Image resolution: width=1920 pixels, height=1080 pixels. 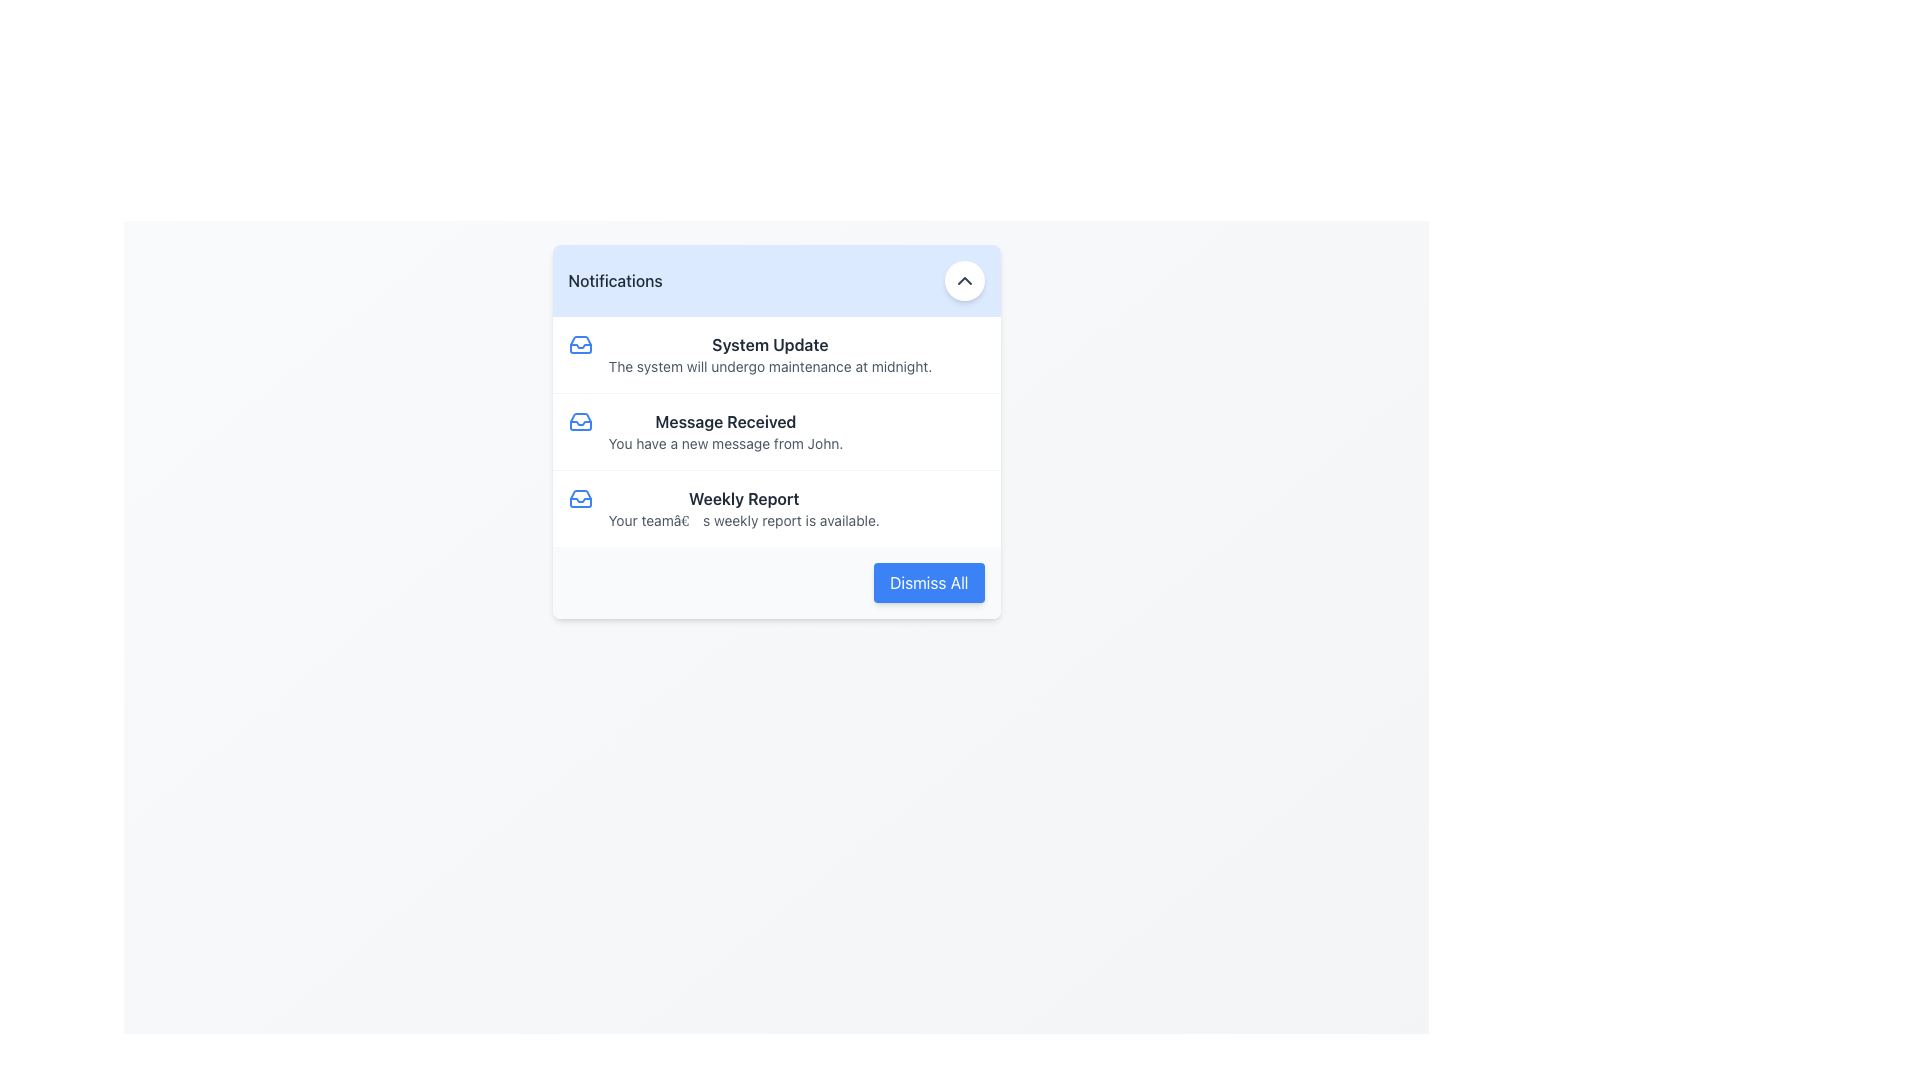 What do you see at coordinates (579, 497) in the screenshot?
I see `the blue inbox icon that precedes the text 'Weekly Report'` at bounding box center [579, 497].